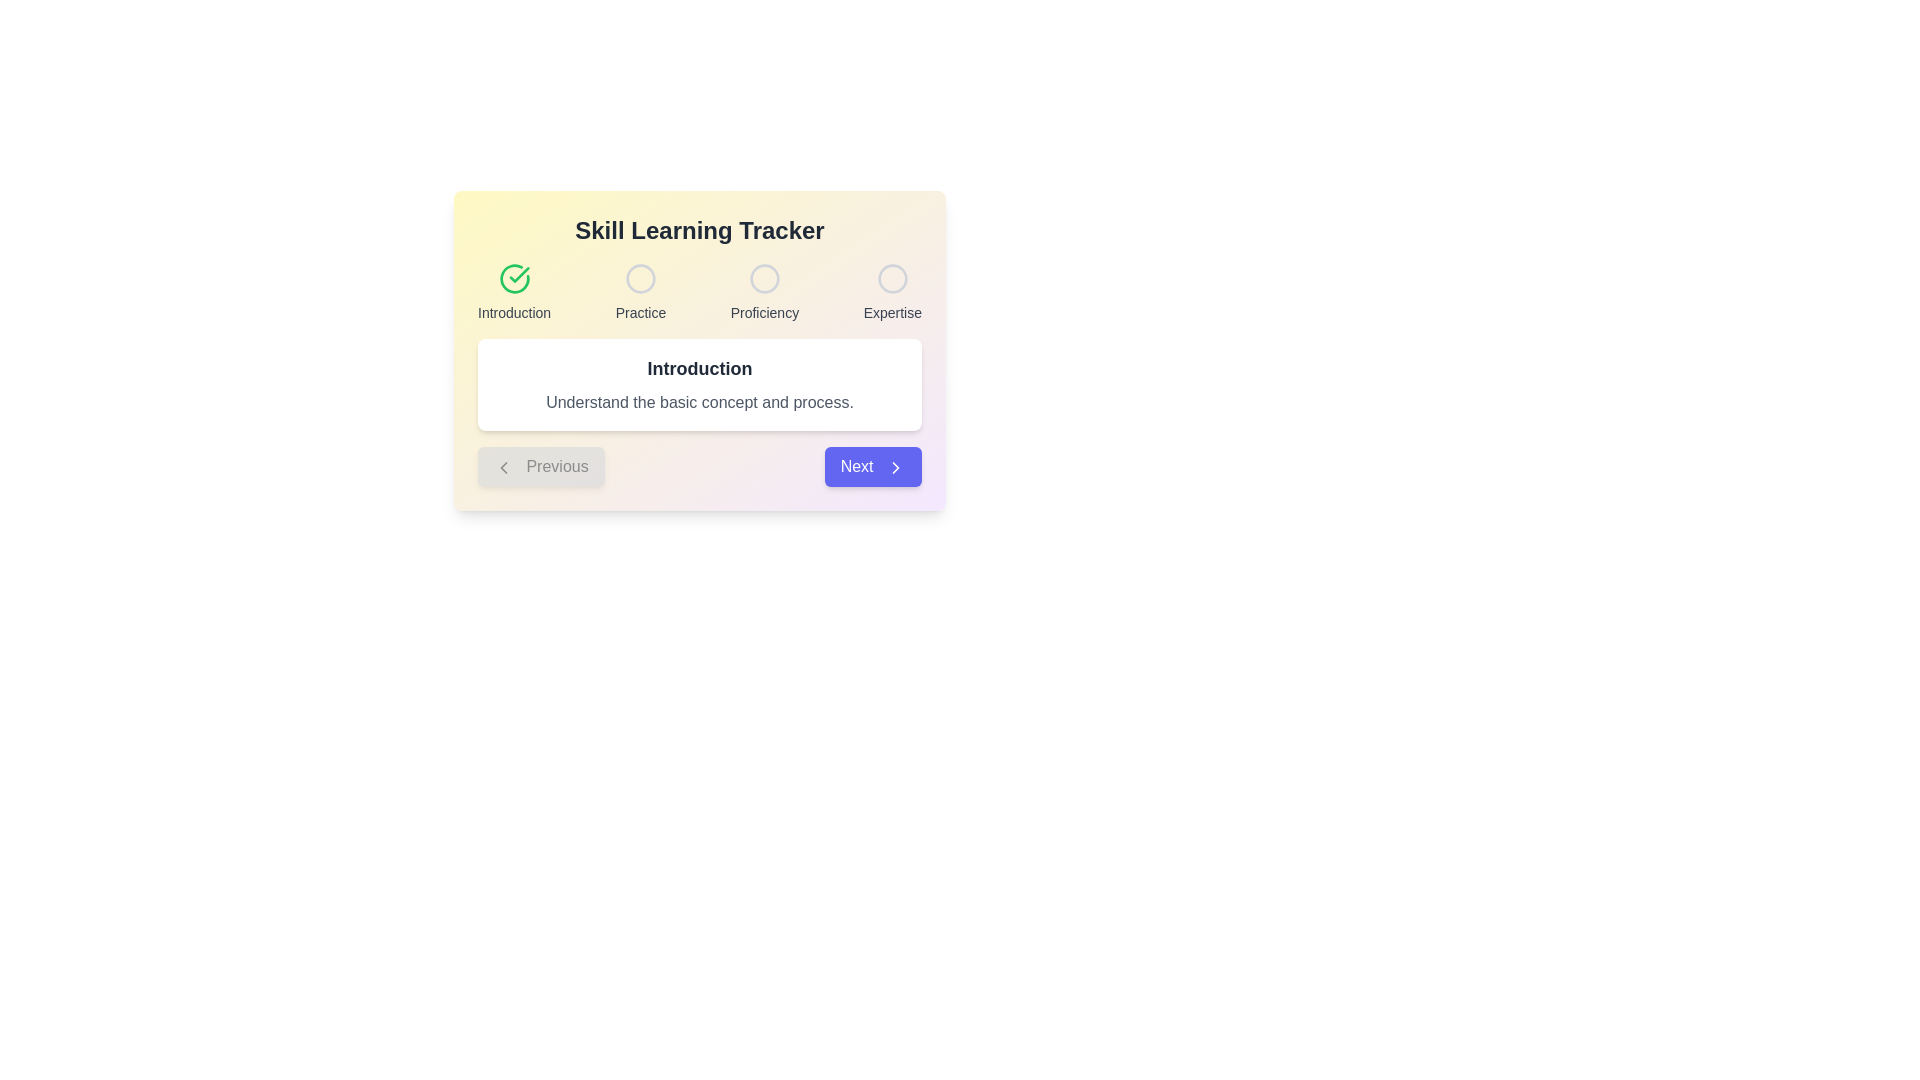 This screenshot has width=1920, height=1080. Describe the element at coordinates (895, 466) in the screenshot. I see `the 'Next' button which contains the rightward-pointing arrow icon, located at the bottom-right corner of the interface` at that location.